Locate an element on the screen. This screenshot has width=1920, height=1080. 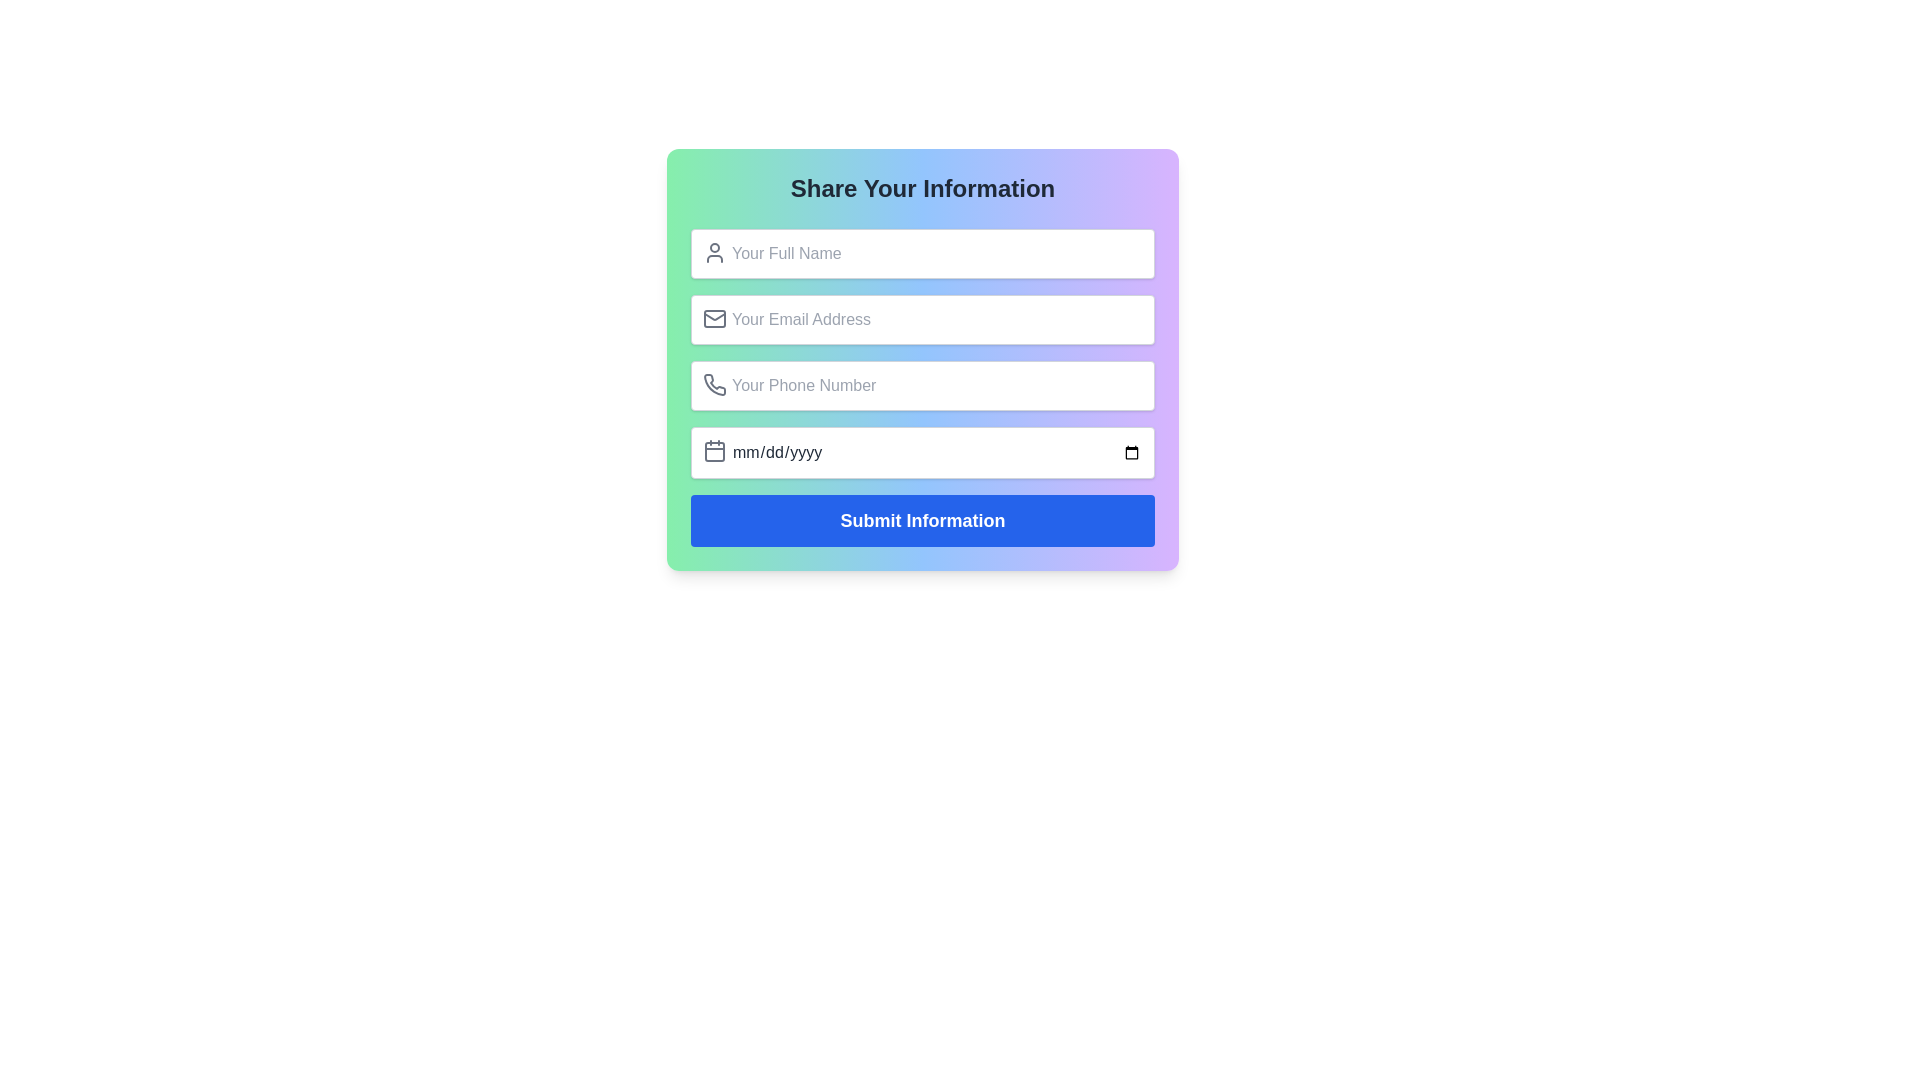
the phone receiver icon inside the SVG graphic, which is located near the left edge of the 'Your Phone Number' field is located at coordinates (715, 384).